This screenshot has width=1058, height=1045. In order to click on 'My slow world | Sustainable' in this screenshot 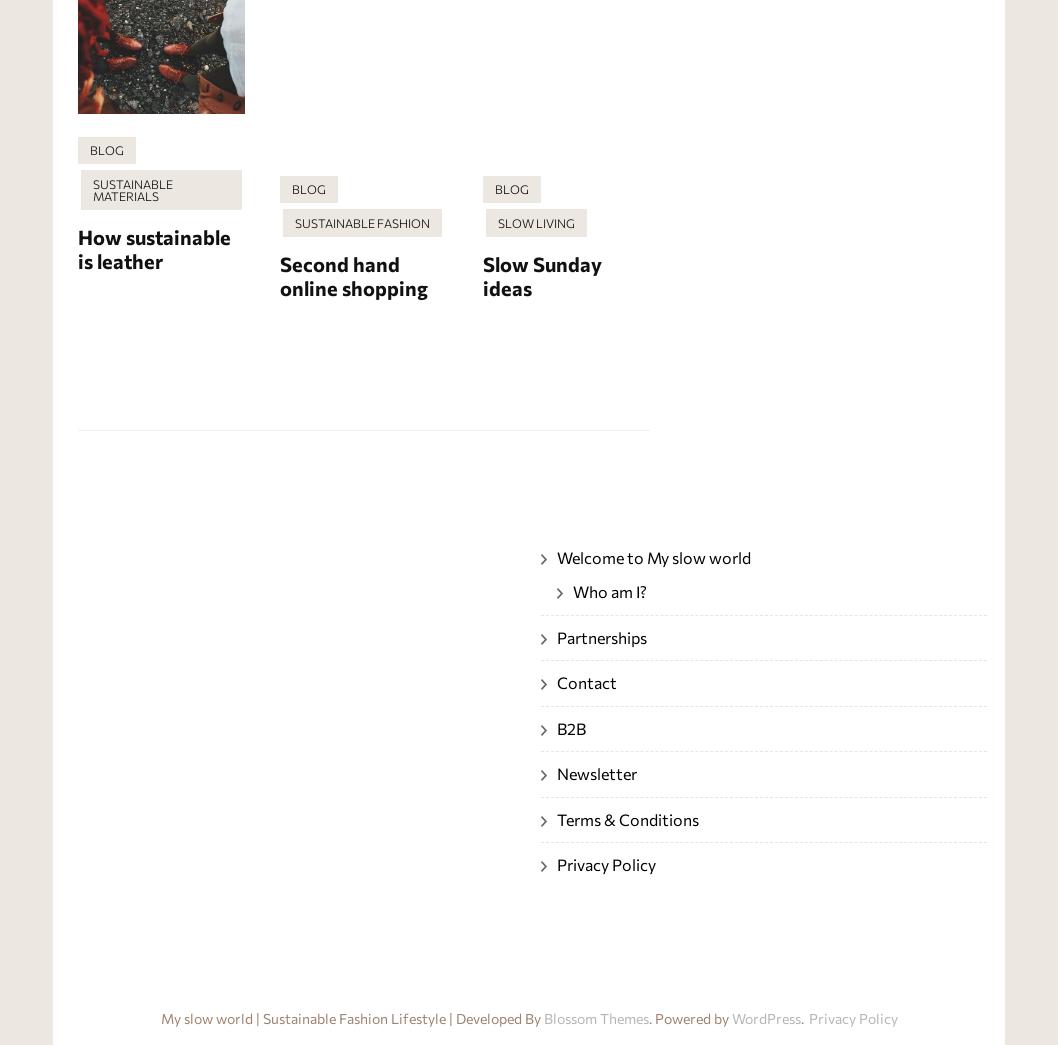, I will do `click(247, 1017)`.